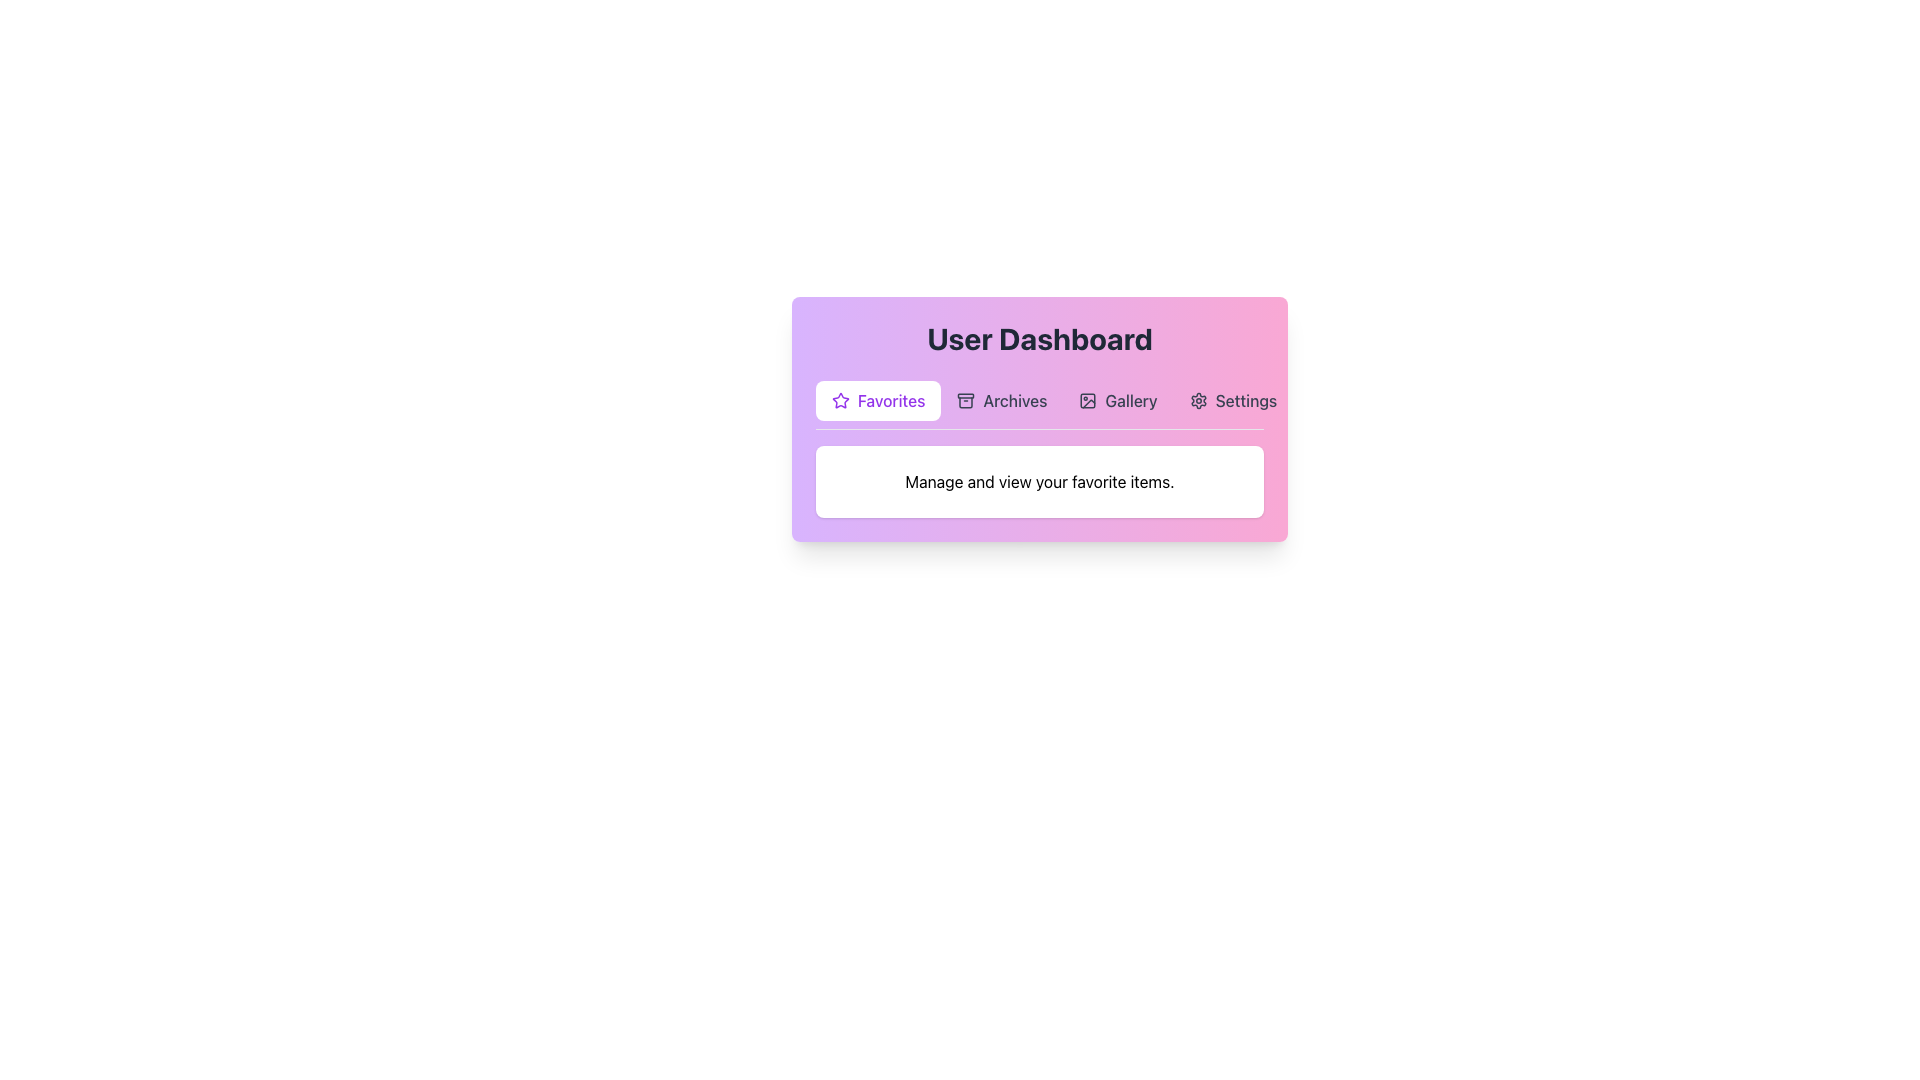  I want to click on the SVG Rectangle that serves as the main rectangular frame of the icon in the 'User Dashboard' panel next to the 'Favorites' label, so click(1087, 401).